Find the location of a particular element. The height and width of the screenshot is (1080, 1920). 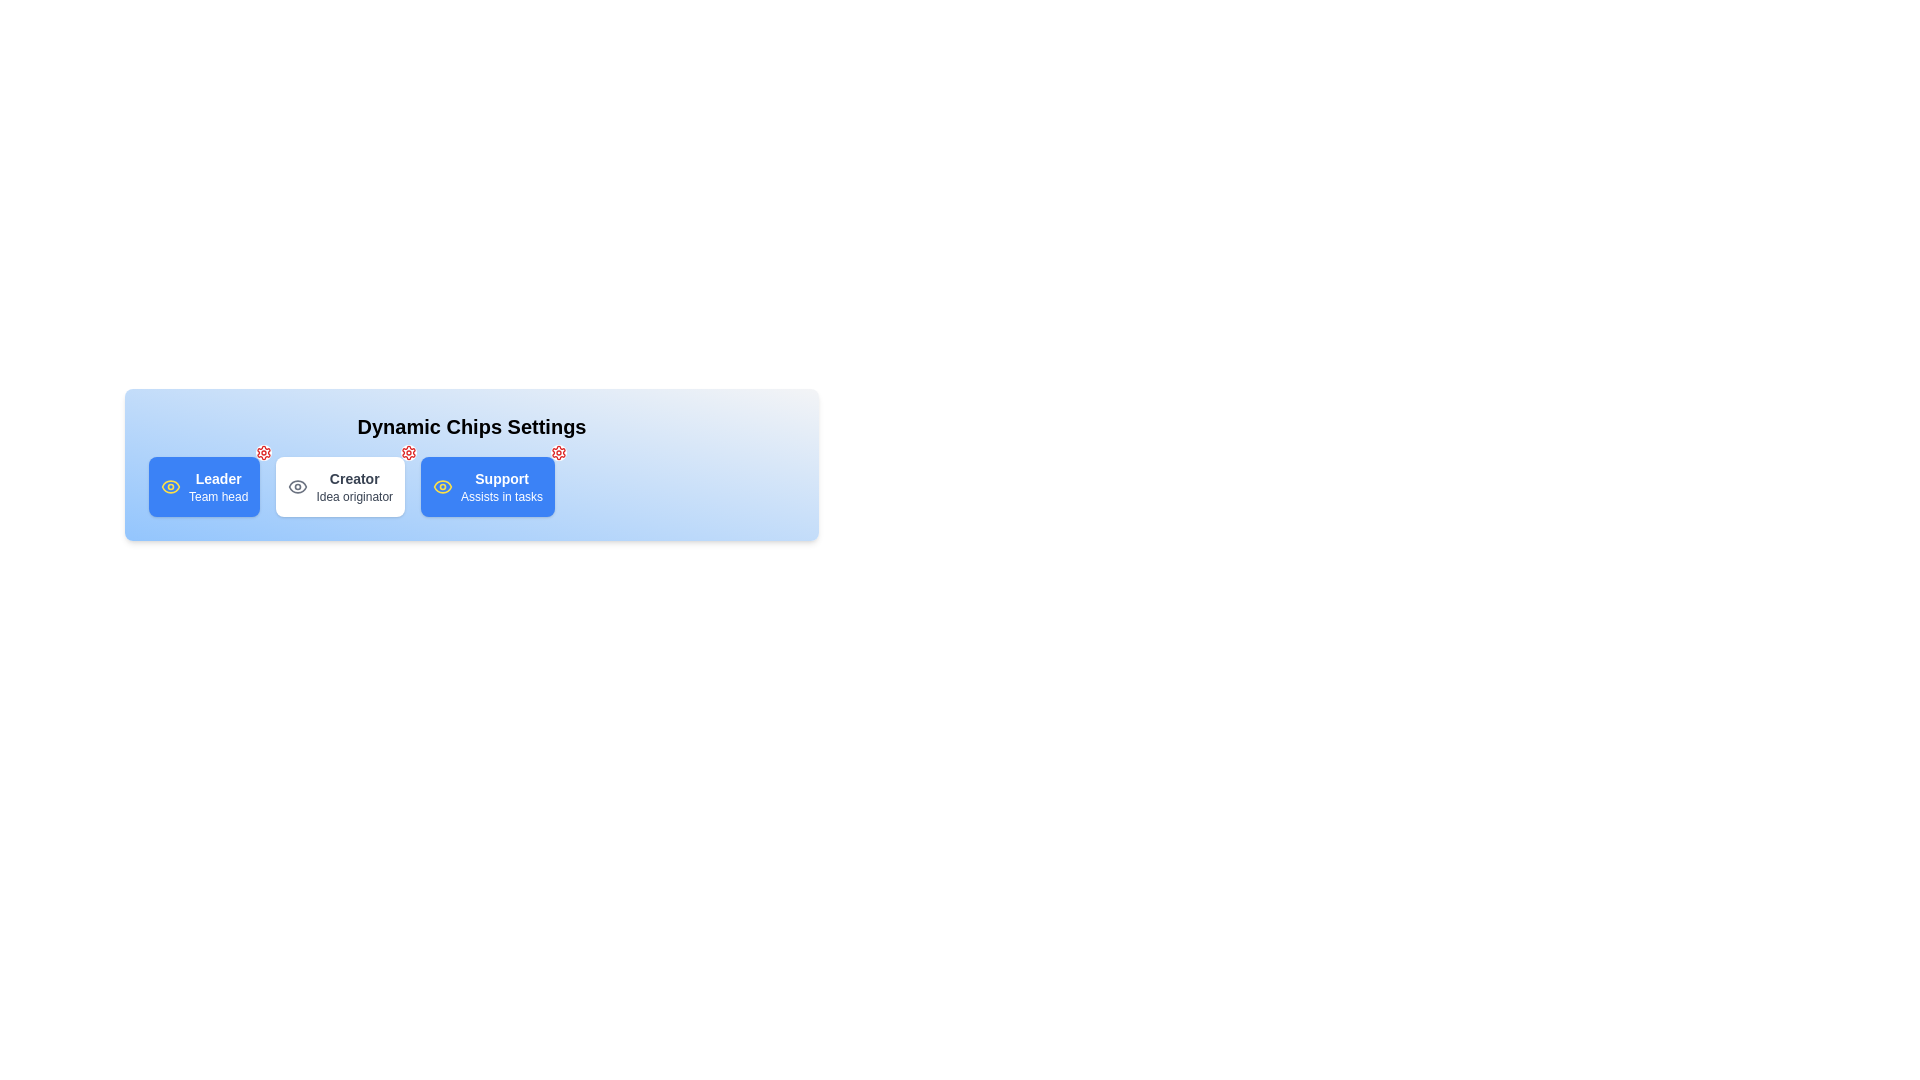

the chip labeled Support to toggle its active state is located at coordinates (488, 486).